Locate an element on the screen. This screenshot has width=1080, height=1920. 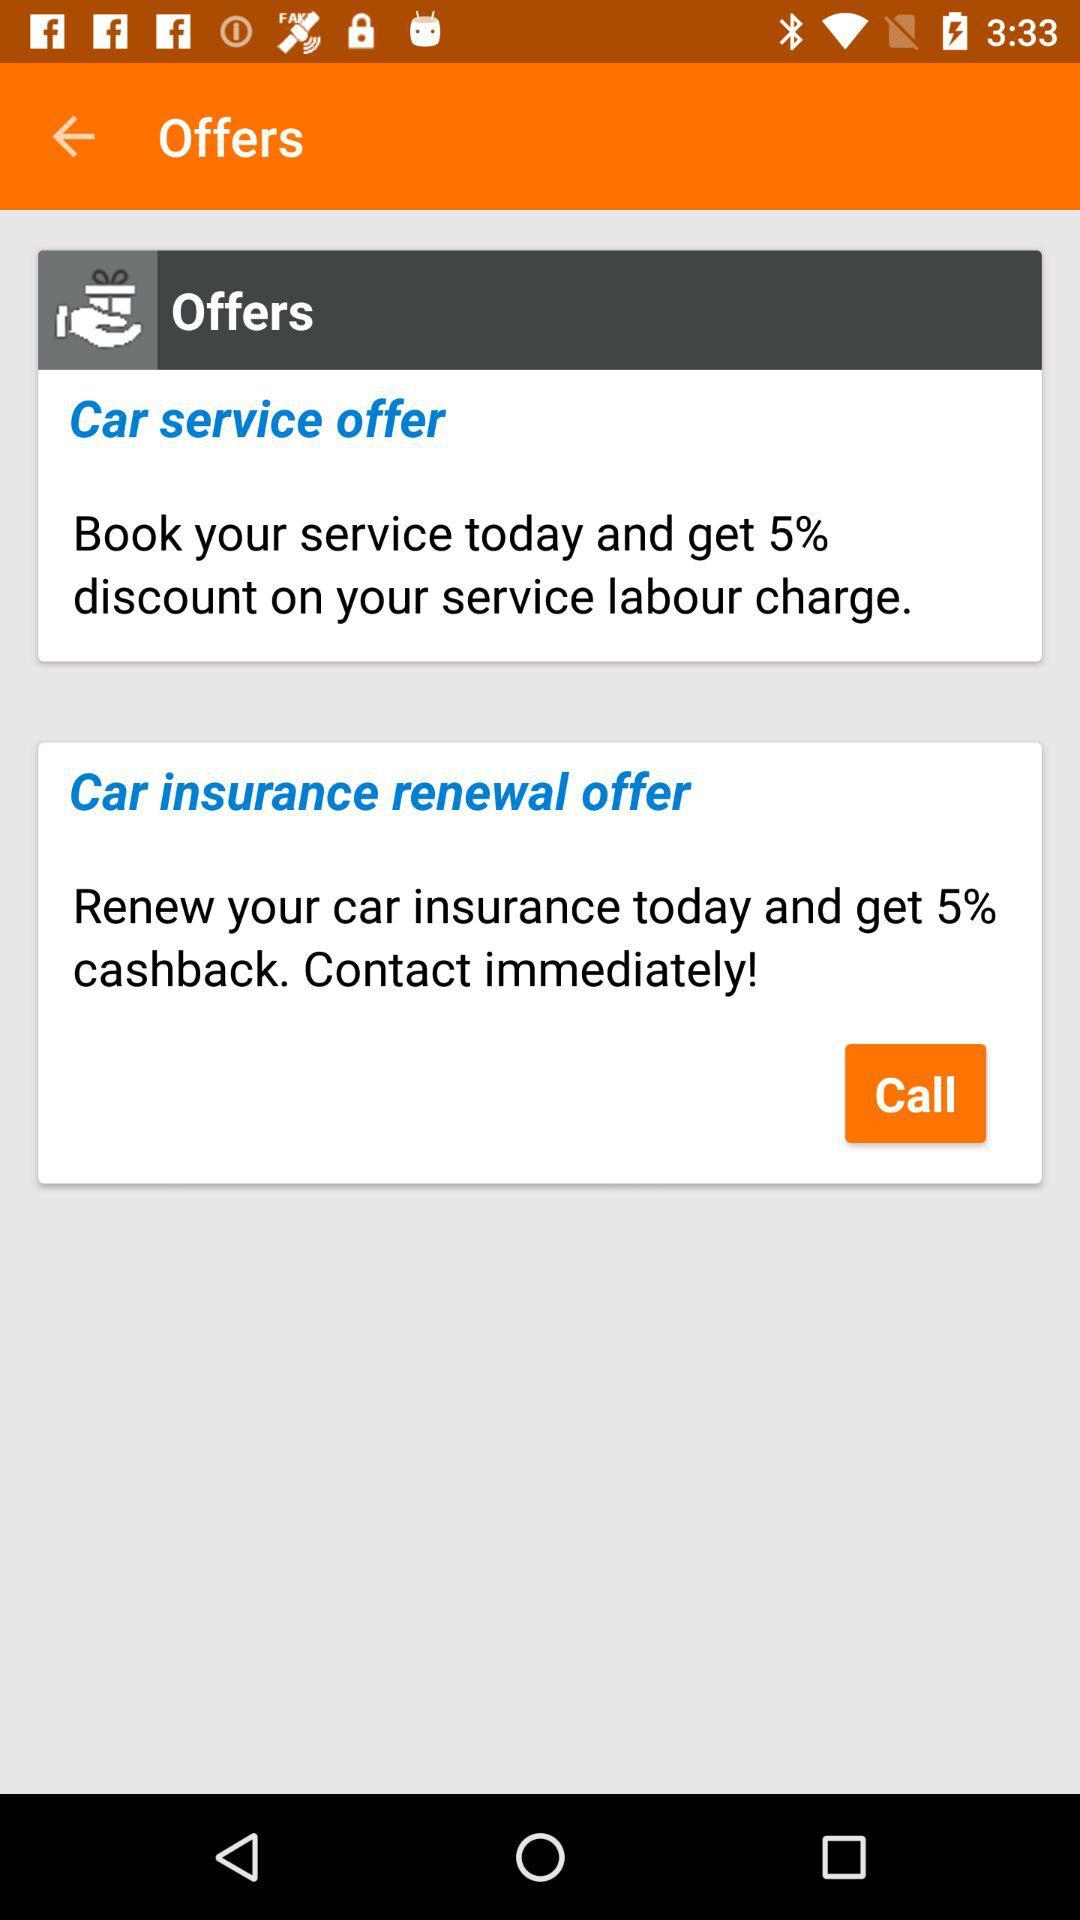
icon next to the offers app is located at coordinates (72, 135).